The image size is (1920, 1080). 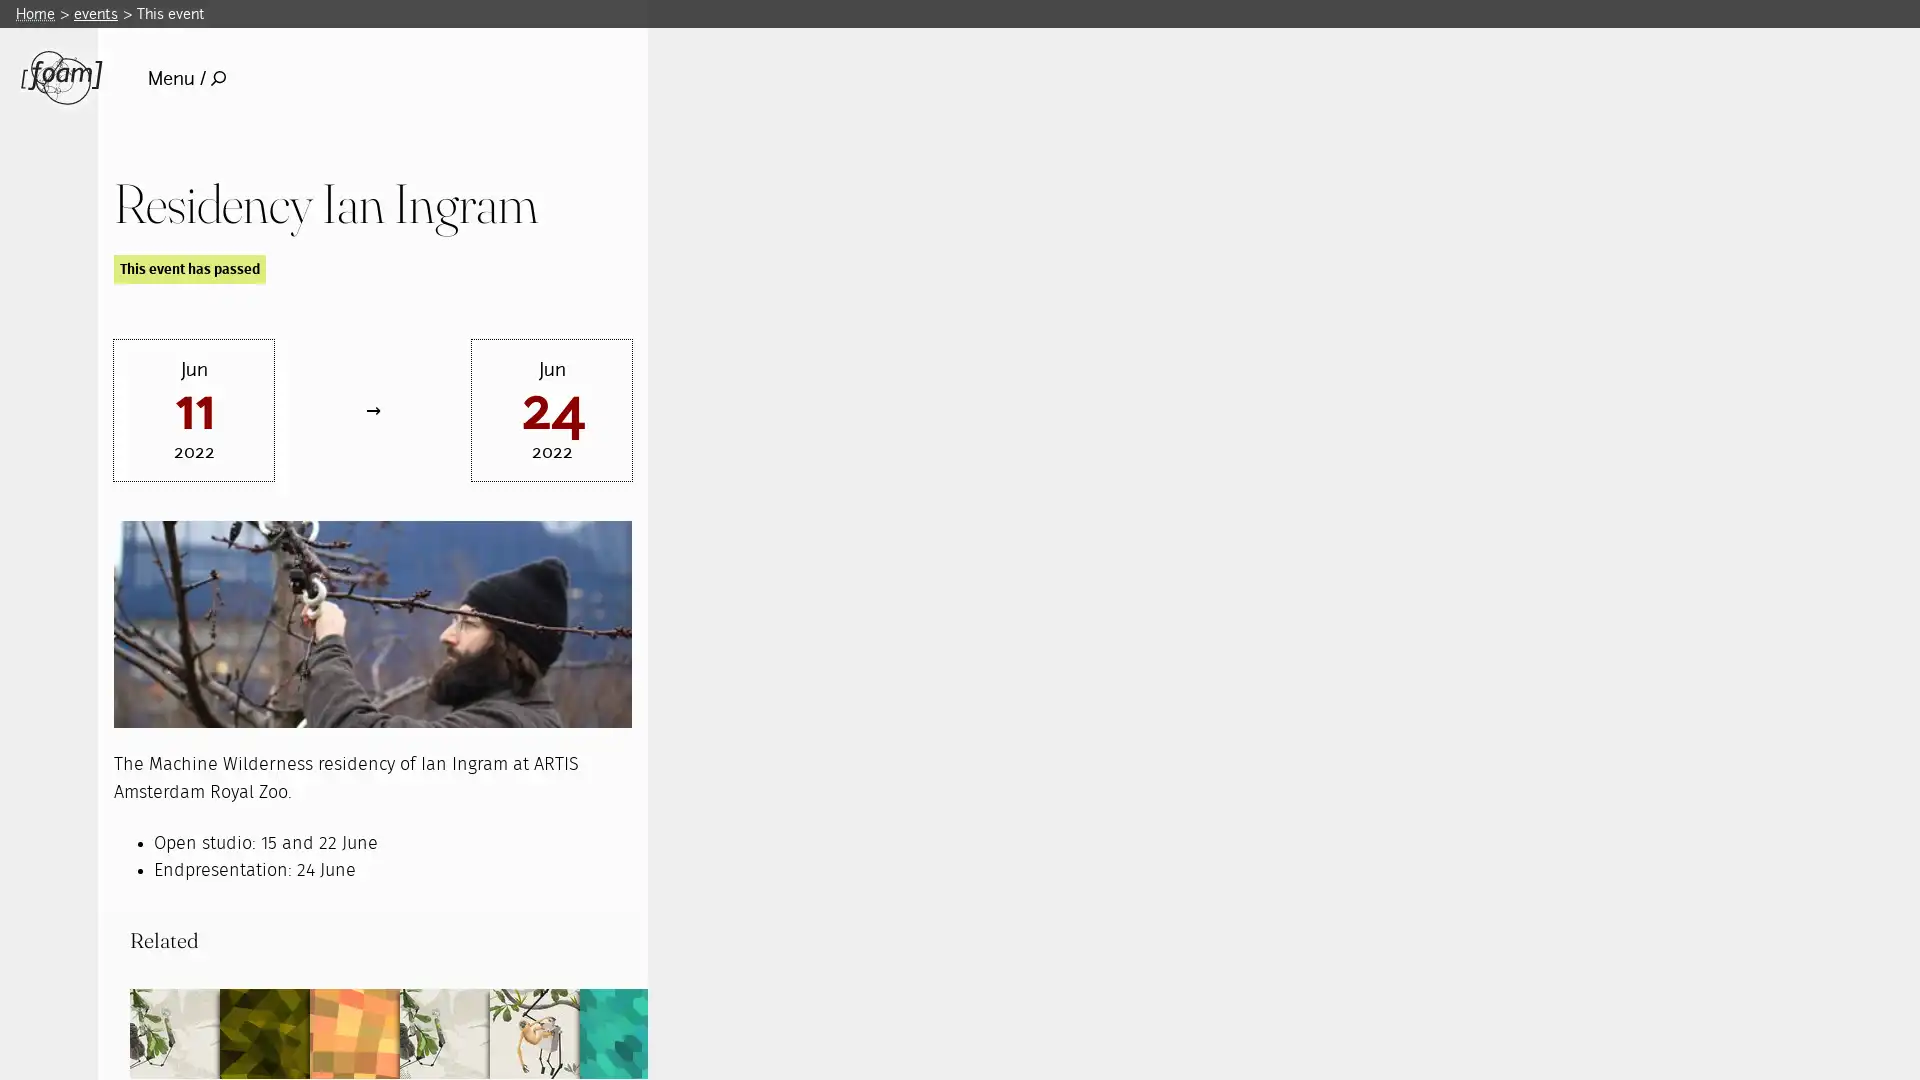 I want to click on Menu /, so click(x=186, y=77).